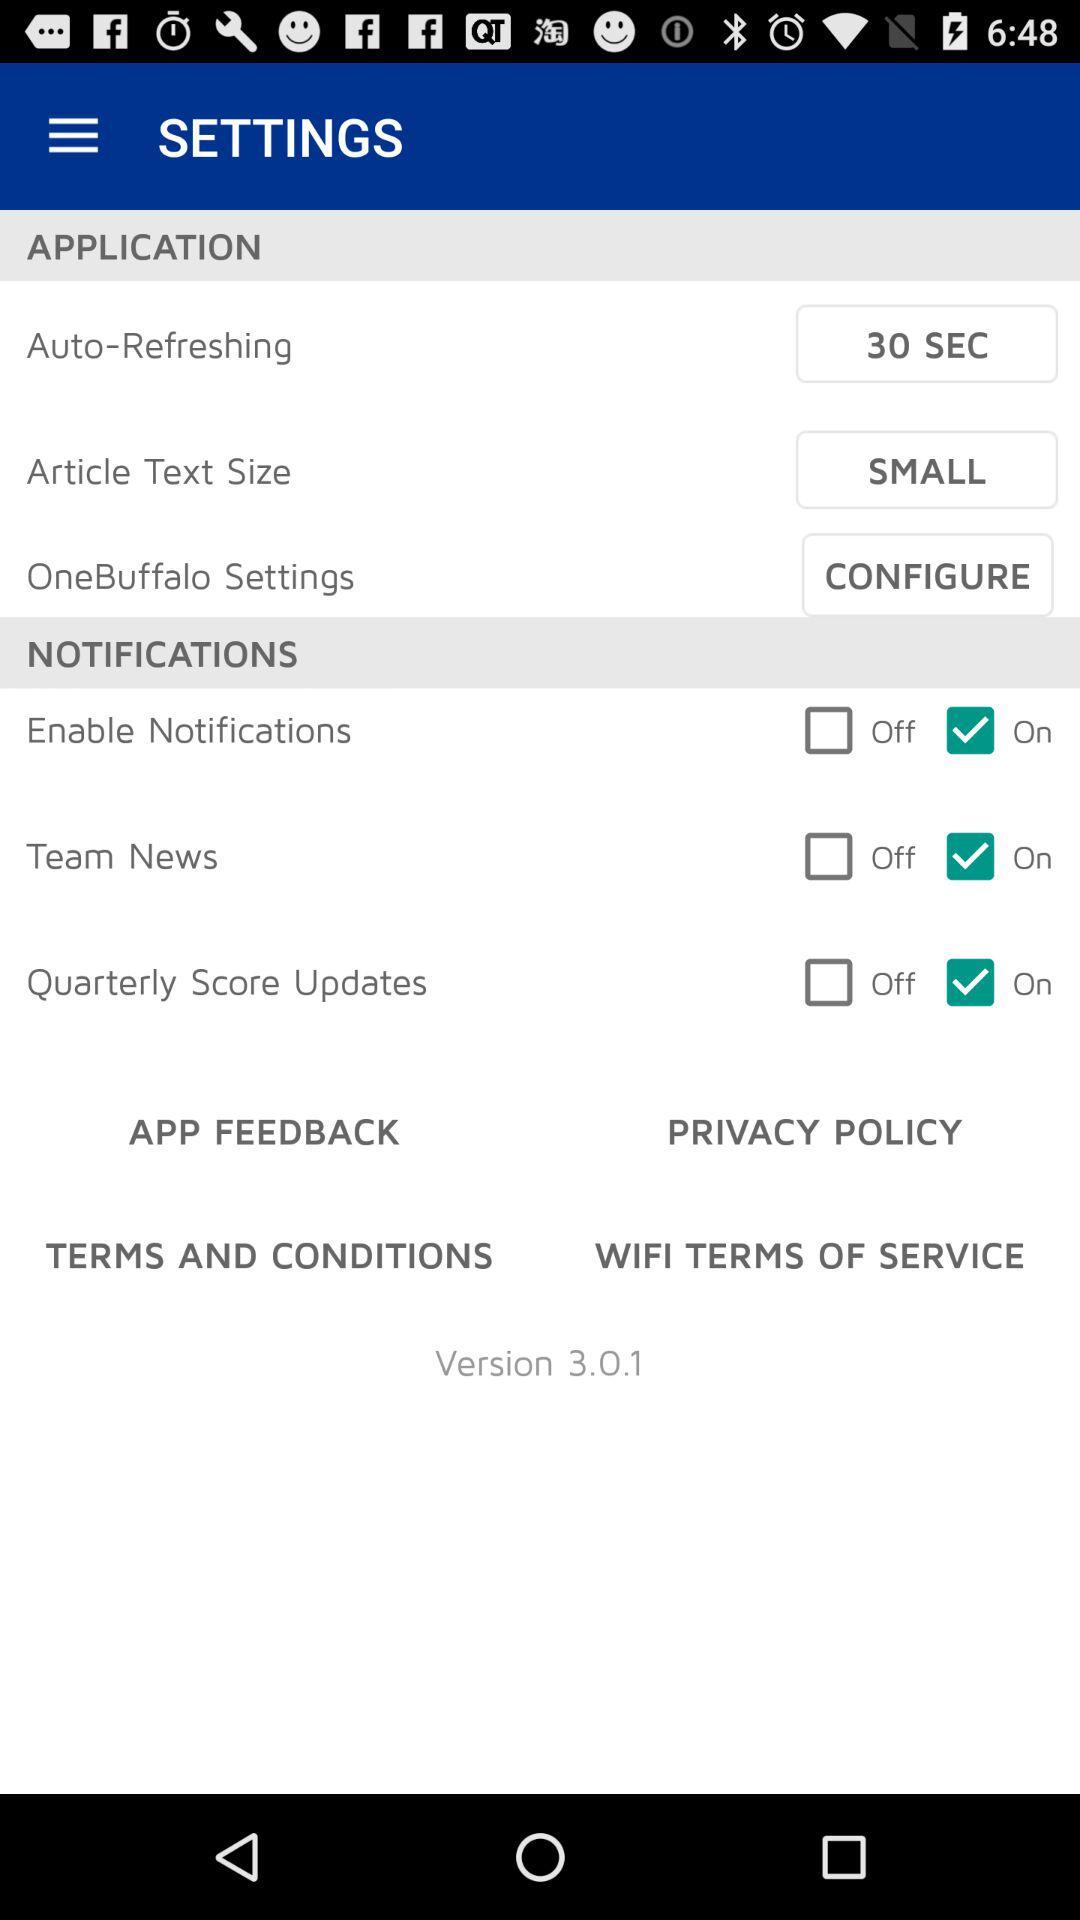 This screenshot has height=1920, width=1080. What do you see at coordinates (72, 135) in the screenshot?
I see `the item to the left of settings` at bounding box center [72, 135].